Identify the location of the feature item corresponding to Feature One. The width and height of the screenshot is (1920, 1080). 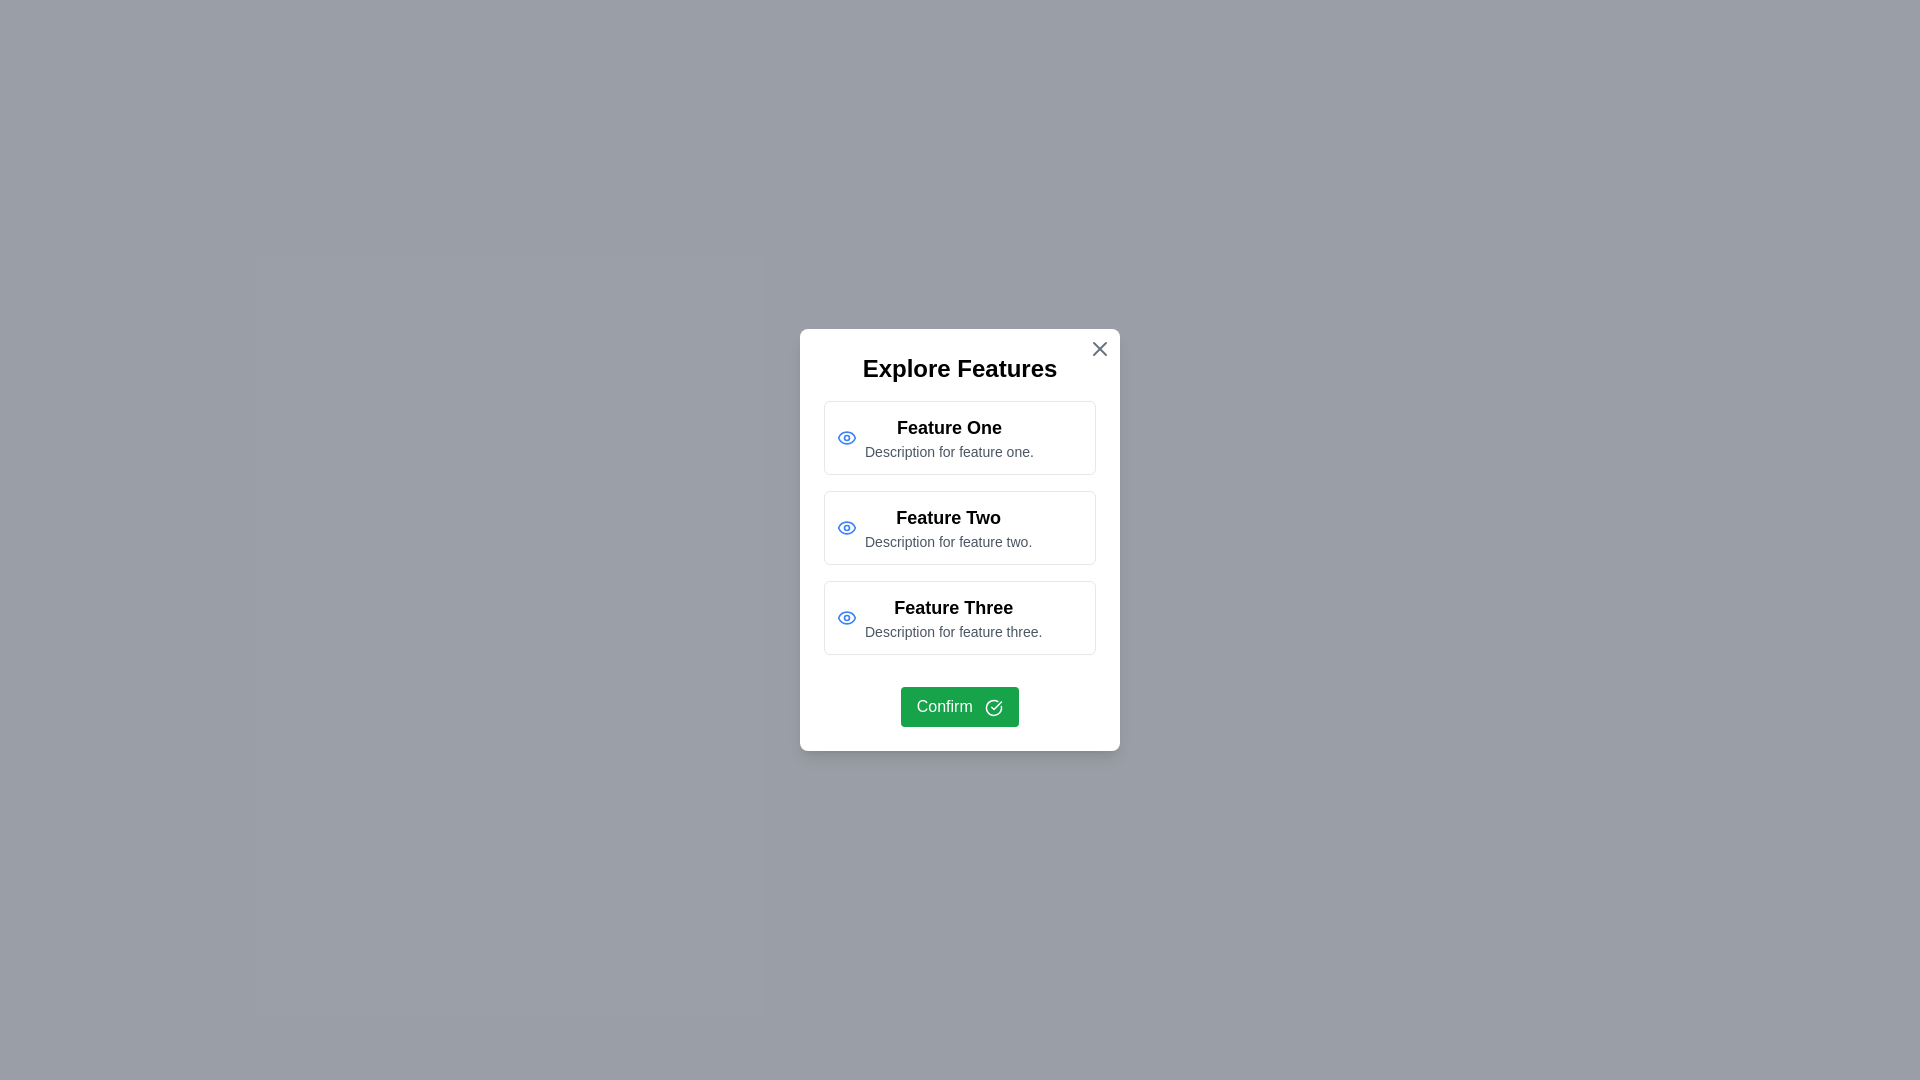
(960, 437).